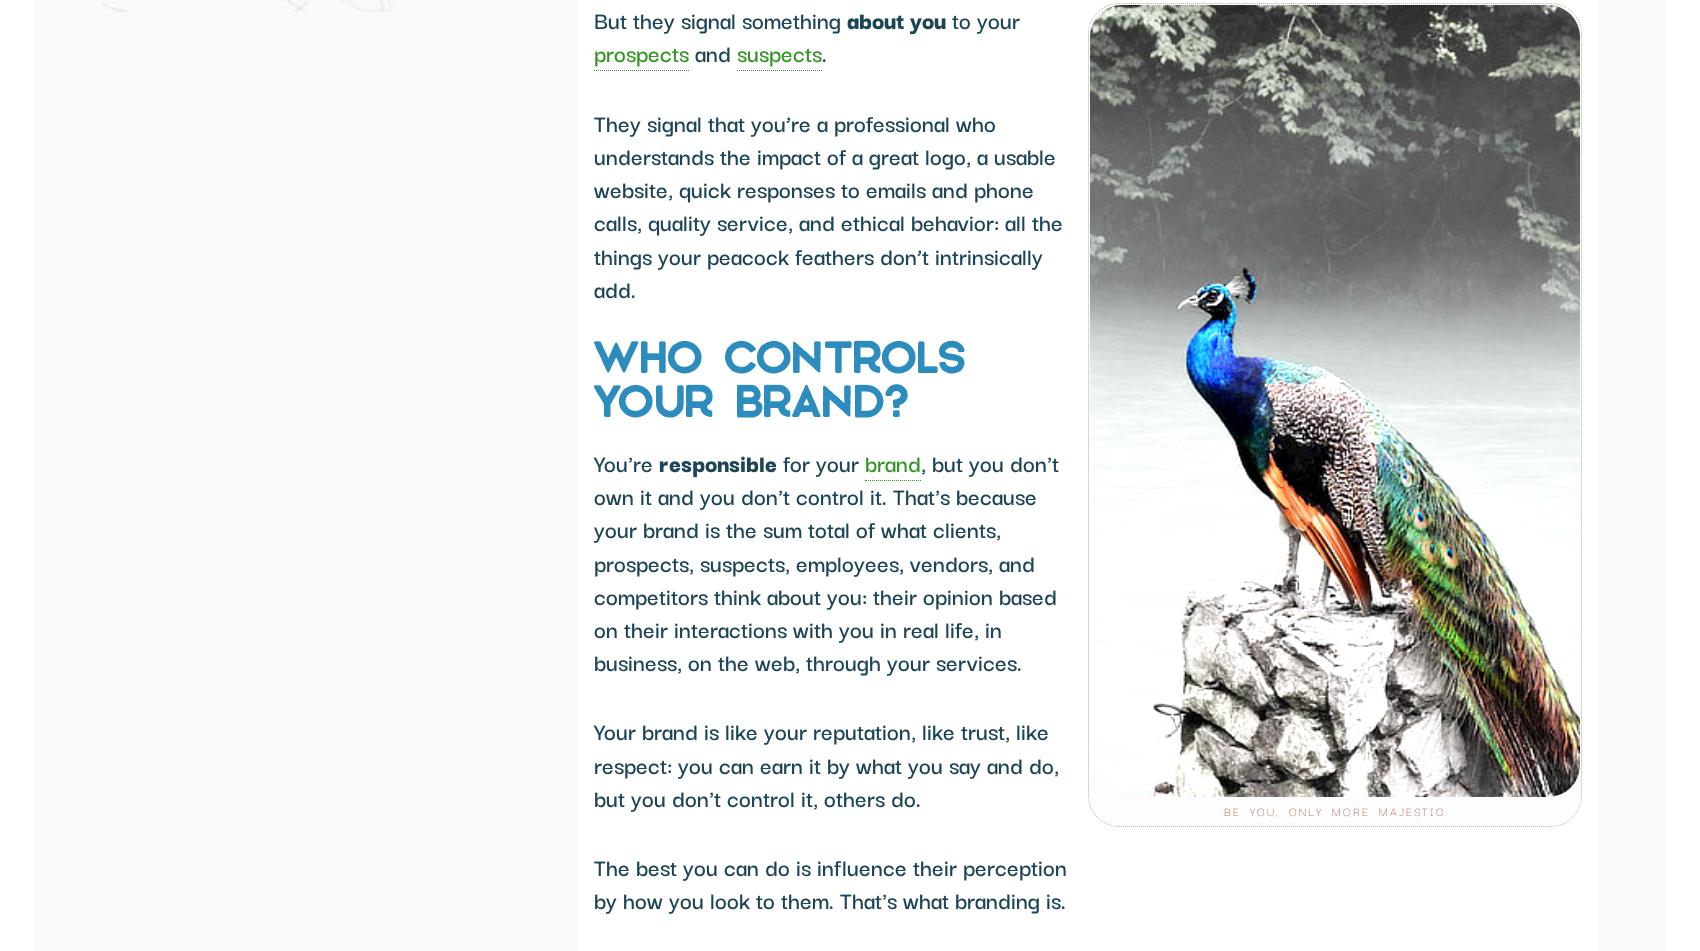  I want to click on 'about you', so click(896, 19).